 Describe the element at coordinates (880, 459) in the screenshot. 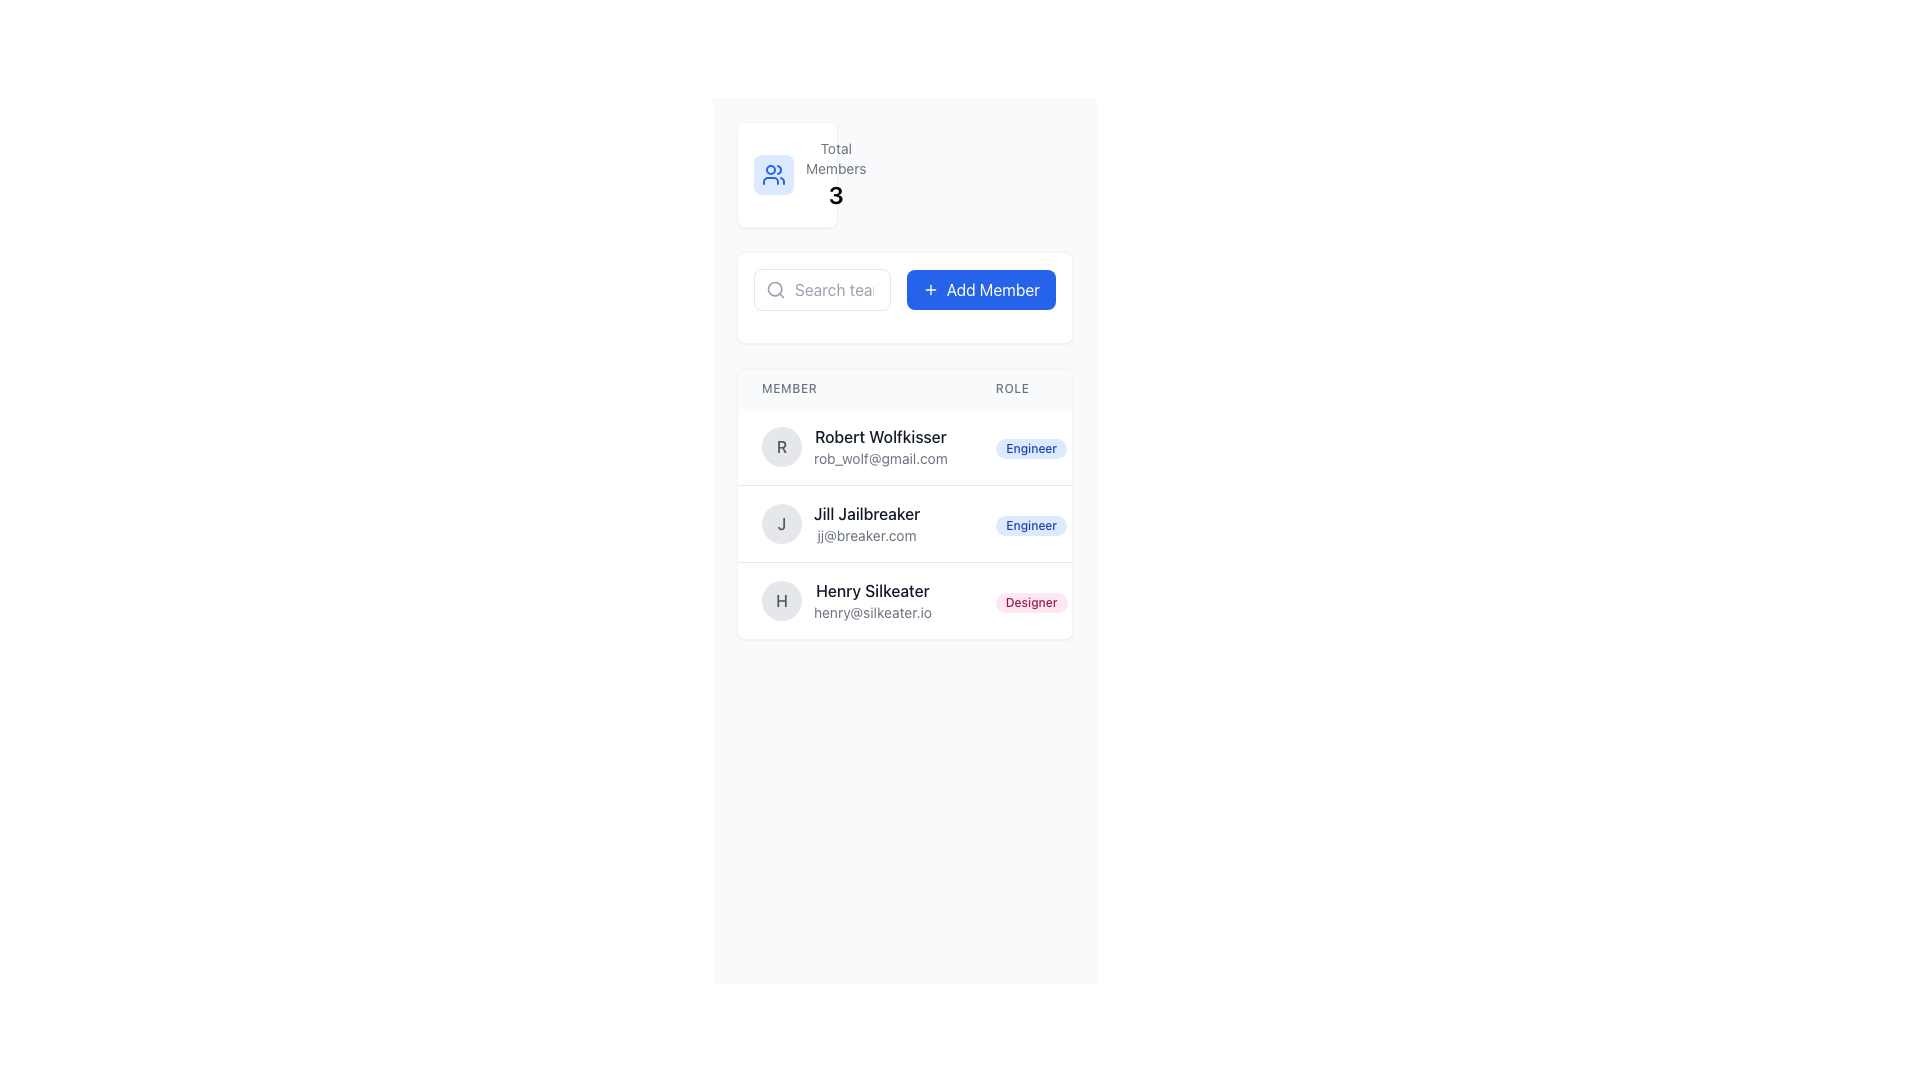

I see `the email text displayed for the member 'Robert Wolfkisser', which is positioned directly underneath the name in the members list` at that location.